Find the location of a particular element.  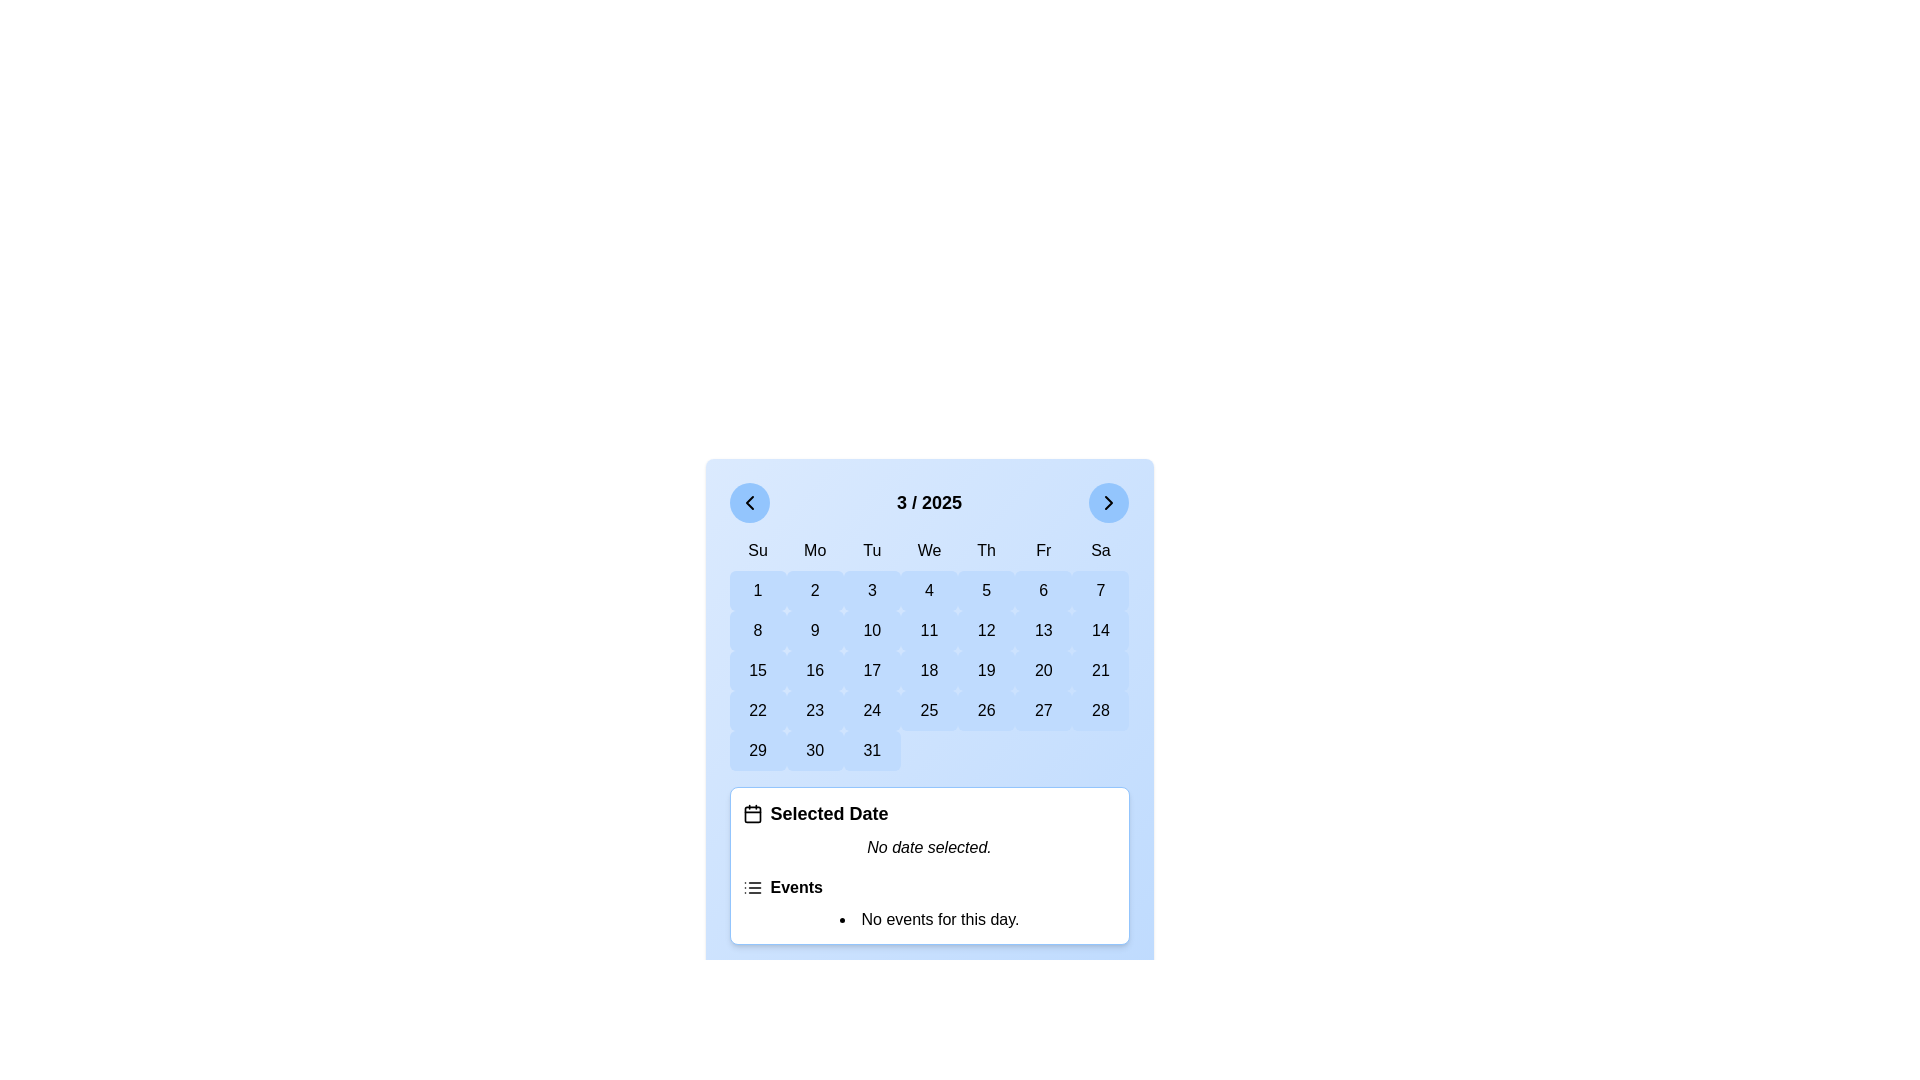

the Text label for Saturday in the calendar view, which is the last element in the top row of the calendar grid is located at coordinates (1099, 551).